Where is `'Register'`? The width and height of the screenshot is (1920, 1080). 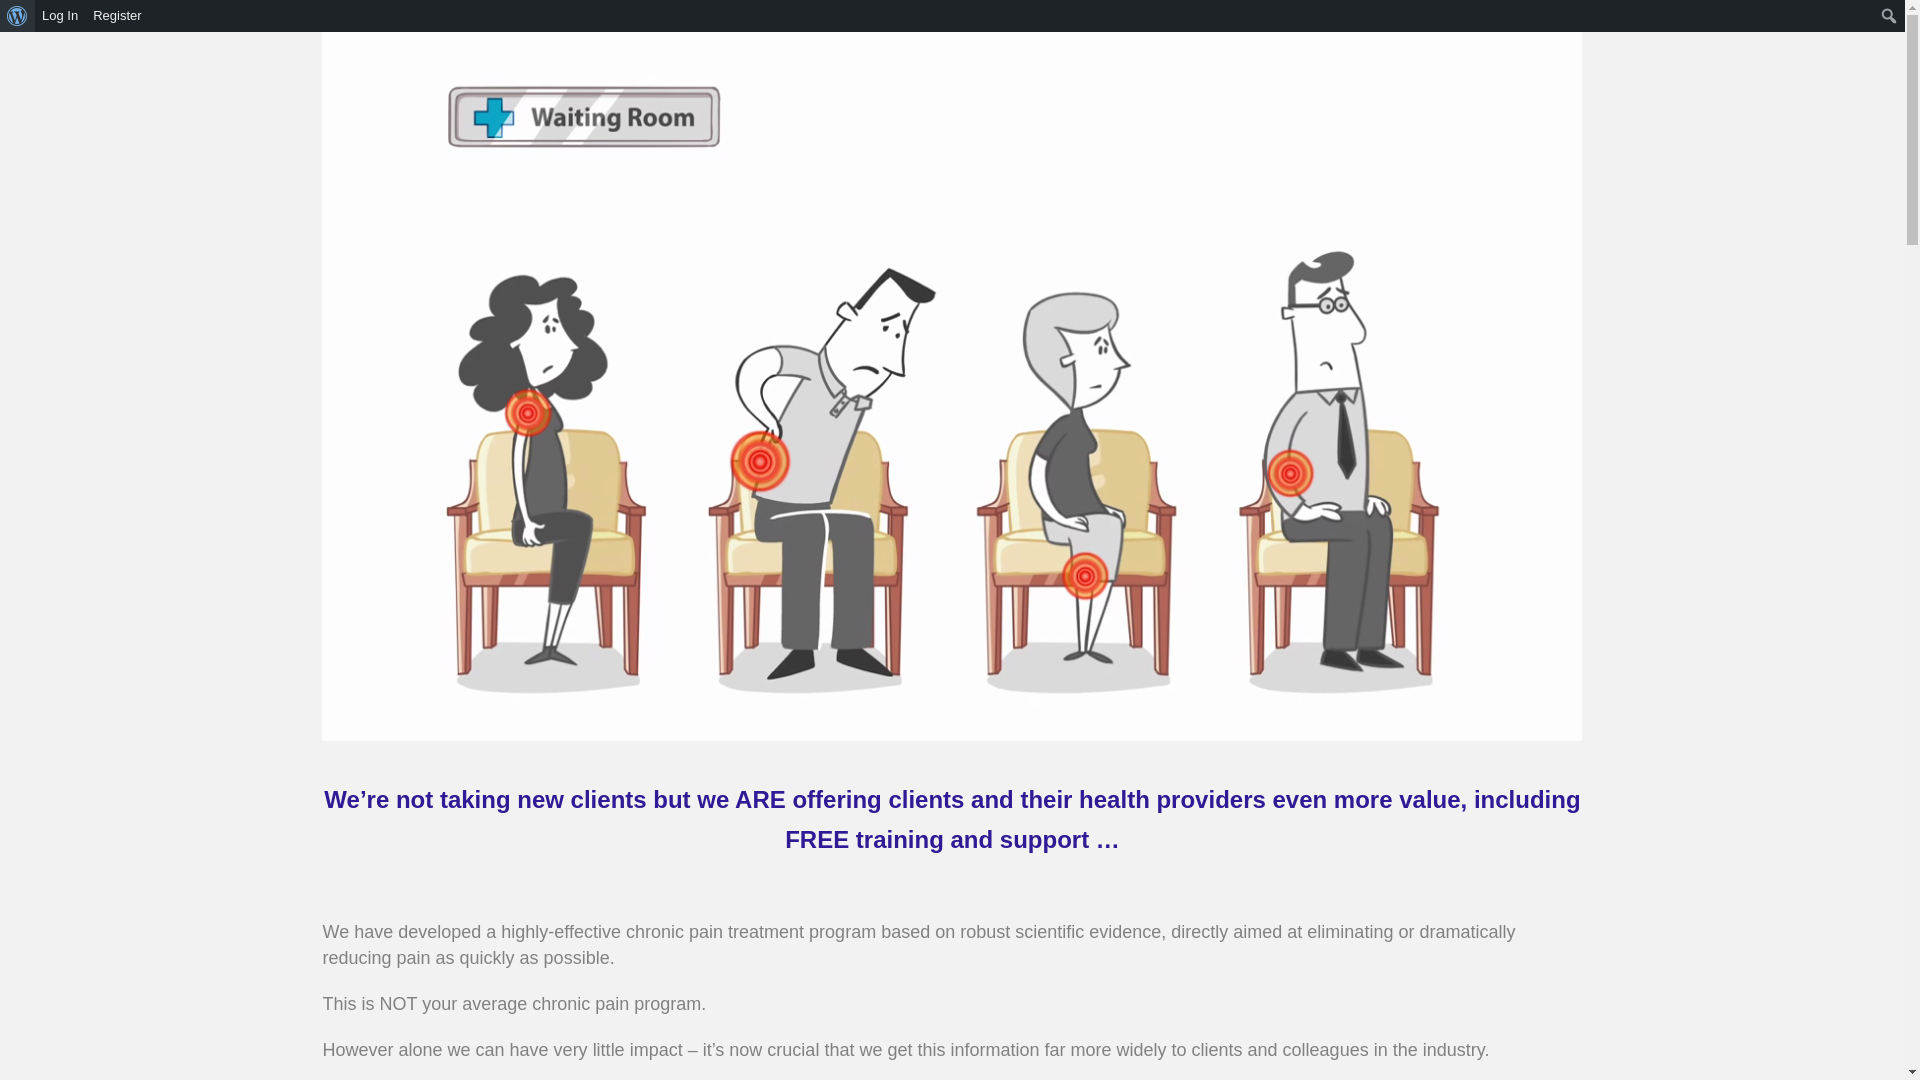 'Register' is located at coordinates (116, 15).